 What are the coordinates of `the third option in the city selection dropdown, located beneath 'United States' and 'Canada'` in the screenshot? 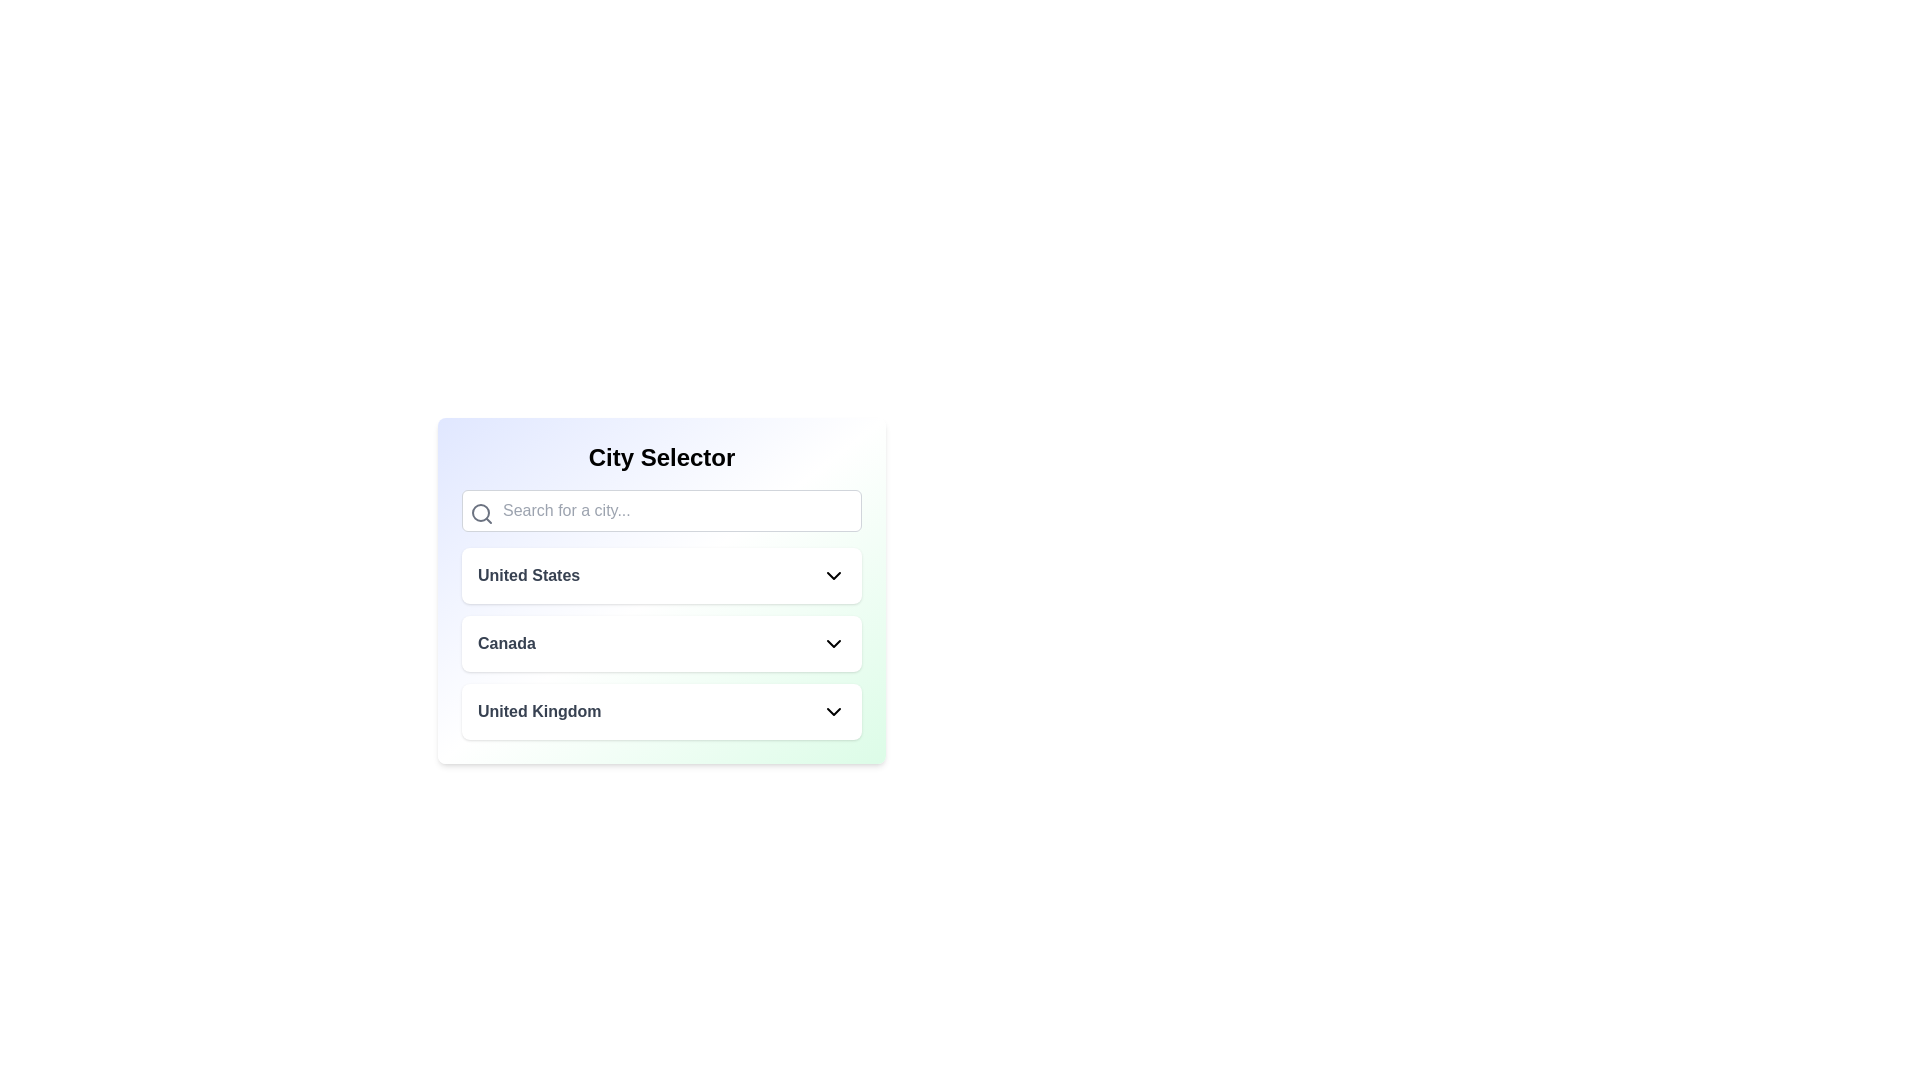 It's located at (662, 711).